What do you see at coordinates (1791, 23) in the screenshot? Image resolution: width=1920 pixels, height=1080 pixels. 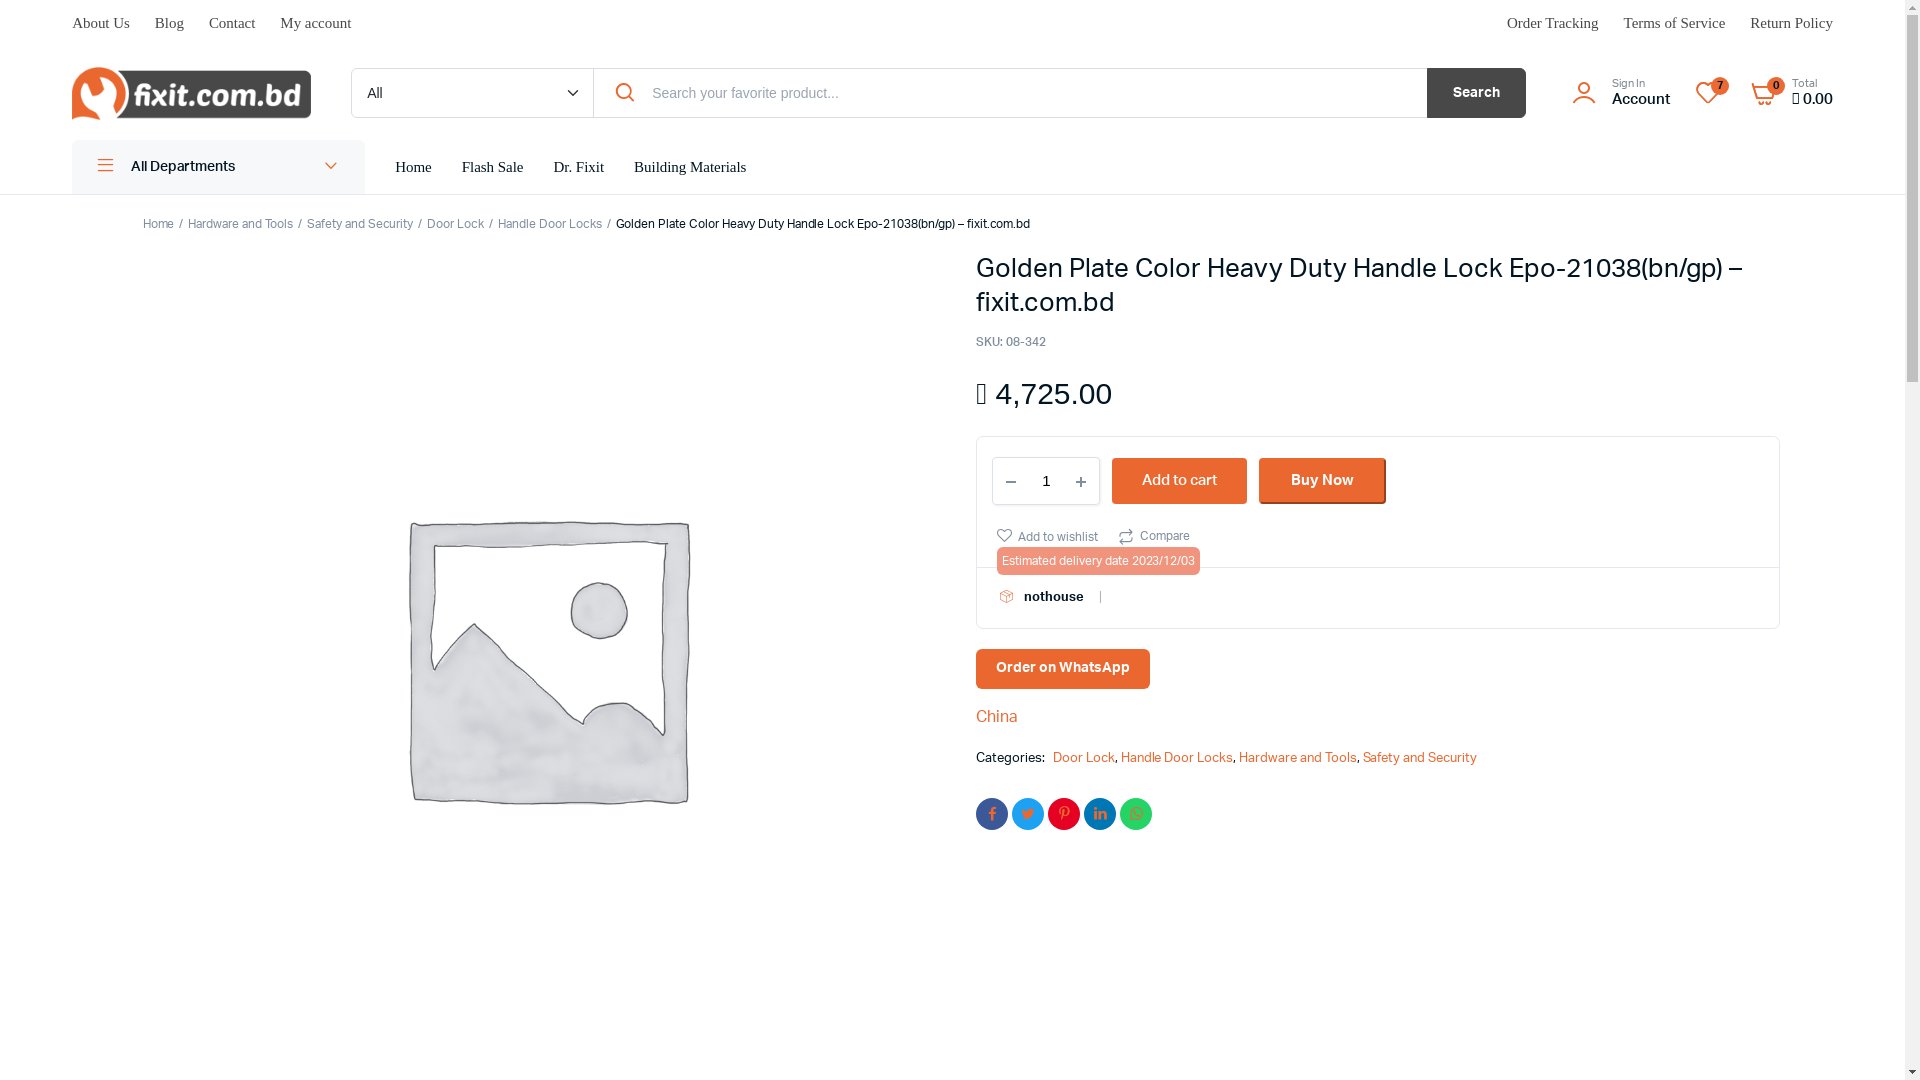 I see `'Return Policy'` at bounding box center [1791, 23].